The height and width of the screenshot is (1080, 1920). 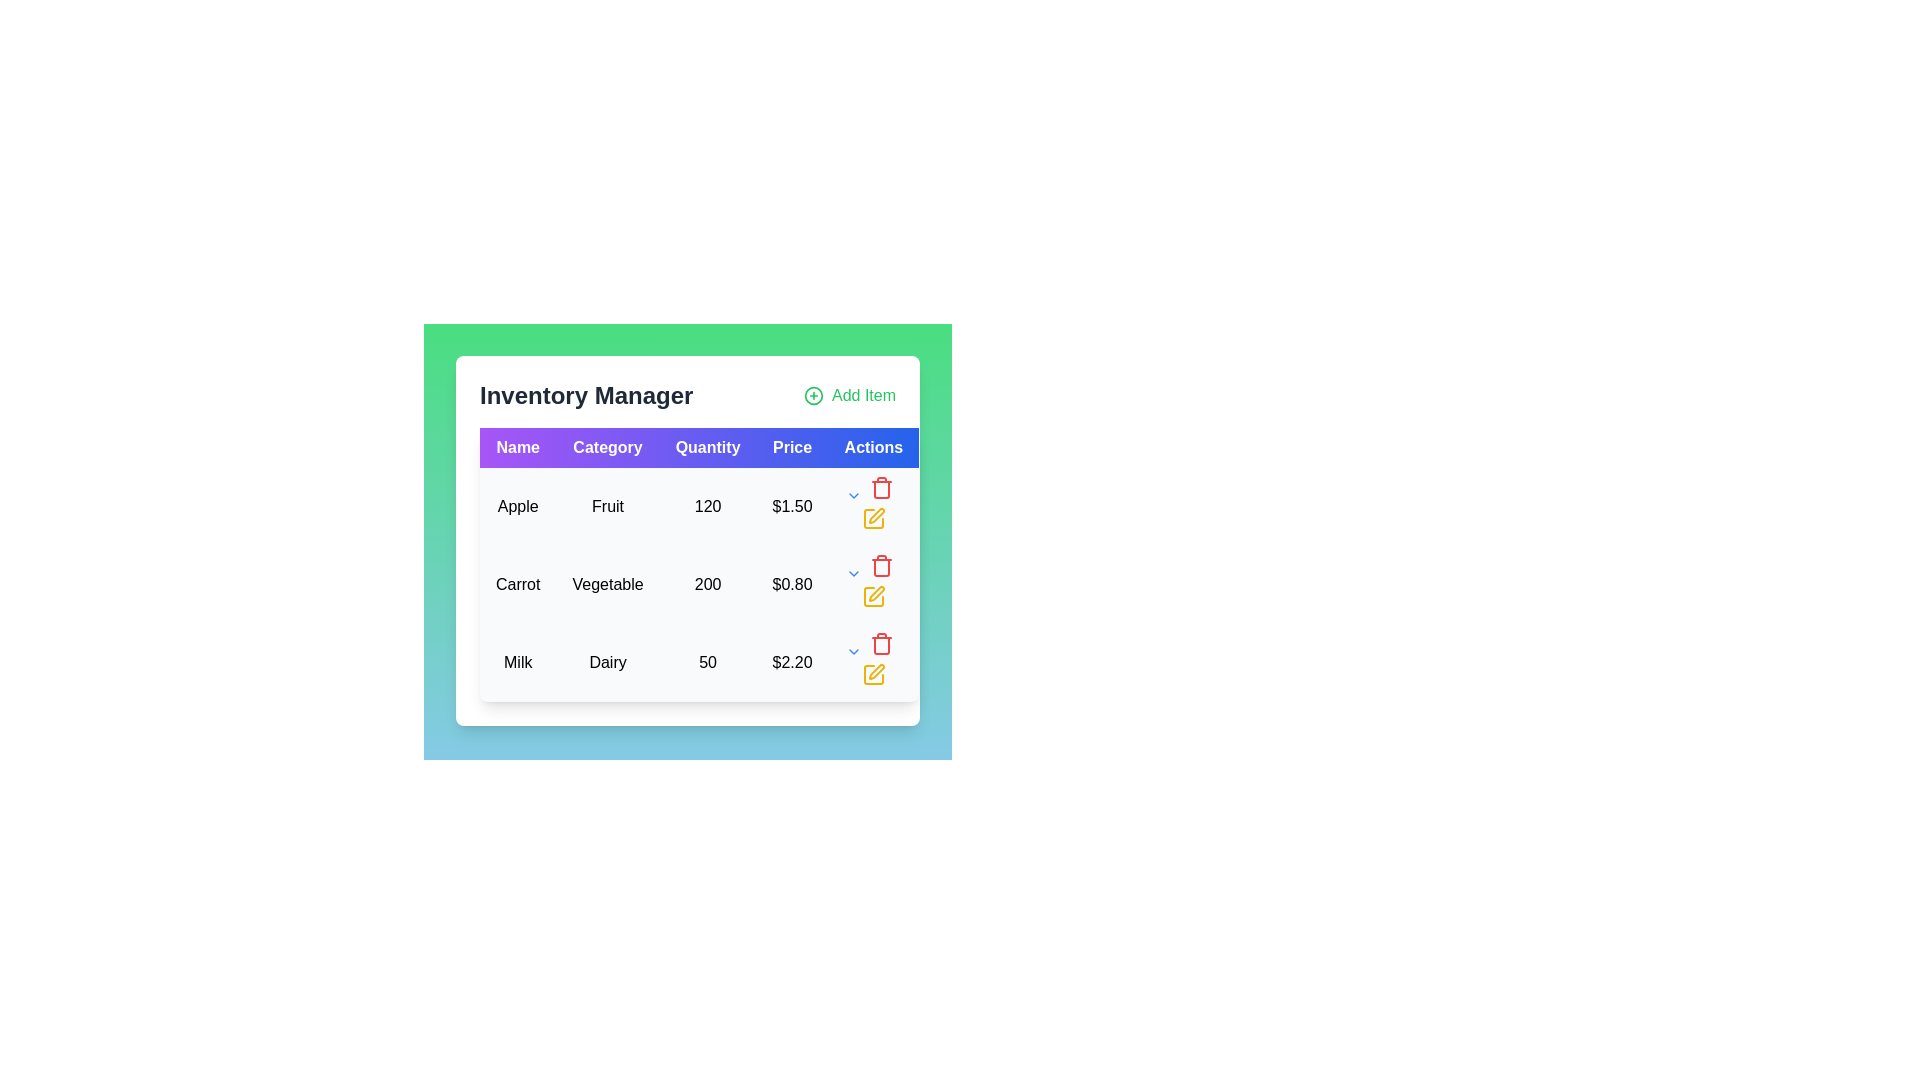 I want to click on the static text label displaying the price '$2.20' for the item 'Milk' in the 'Price' column of the table, so click(x=791, y=663).